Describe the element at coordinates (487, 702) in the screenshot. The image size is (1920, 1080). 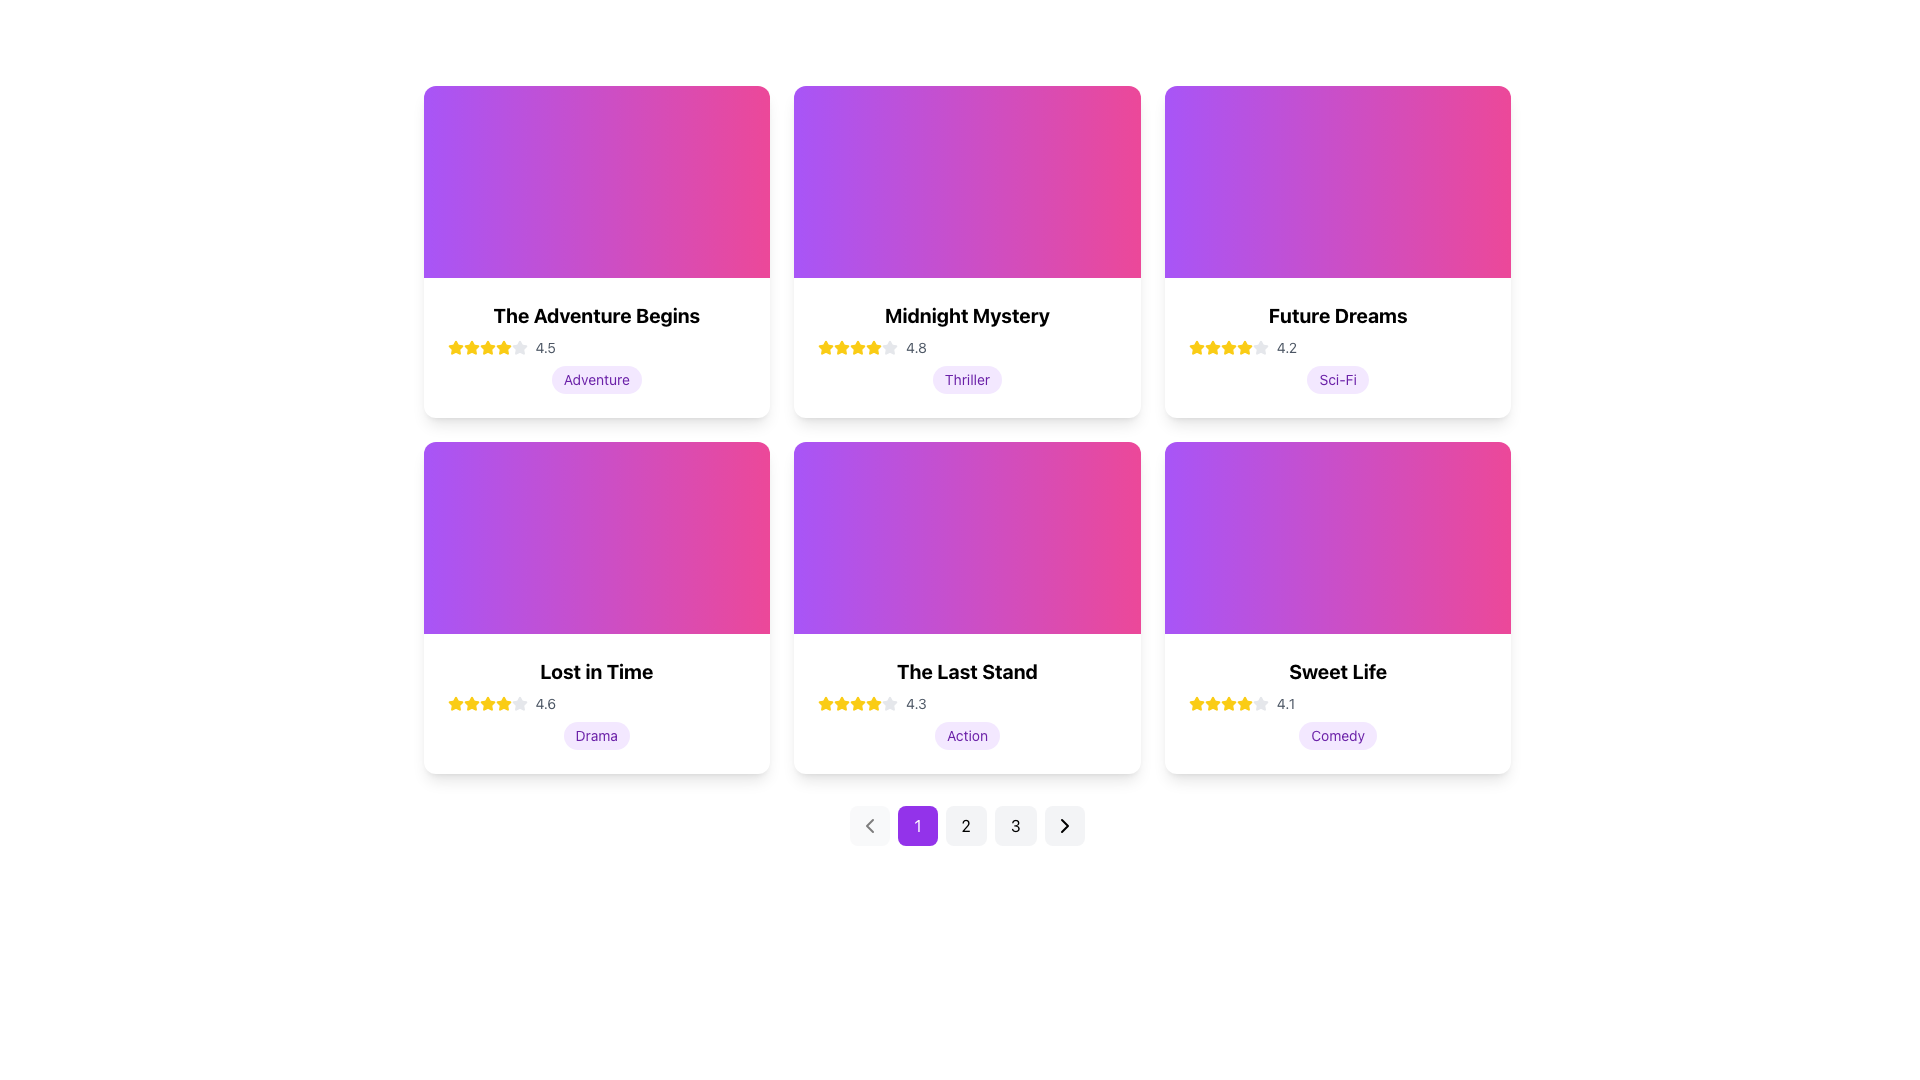
I see `the second highlighted star icon representing the rating for the movie card titled 'Lost in Time' located in the second row, first column` at that location.